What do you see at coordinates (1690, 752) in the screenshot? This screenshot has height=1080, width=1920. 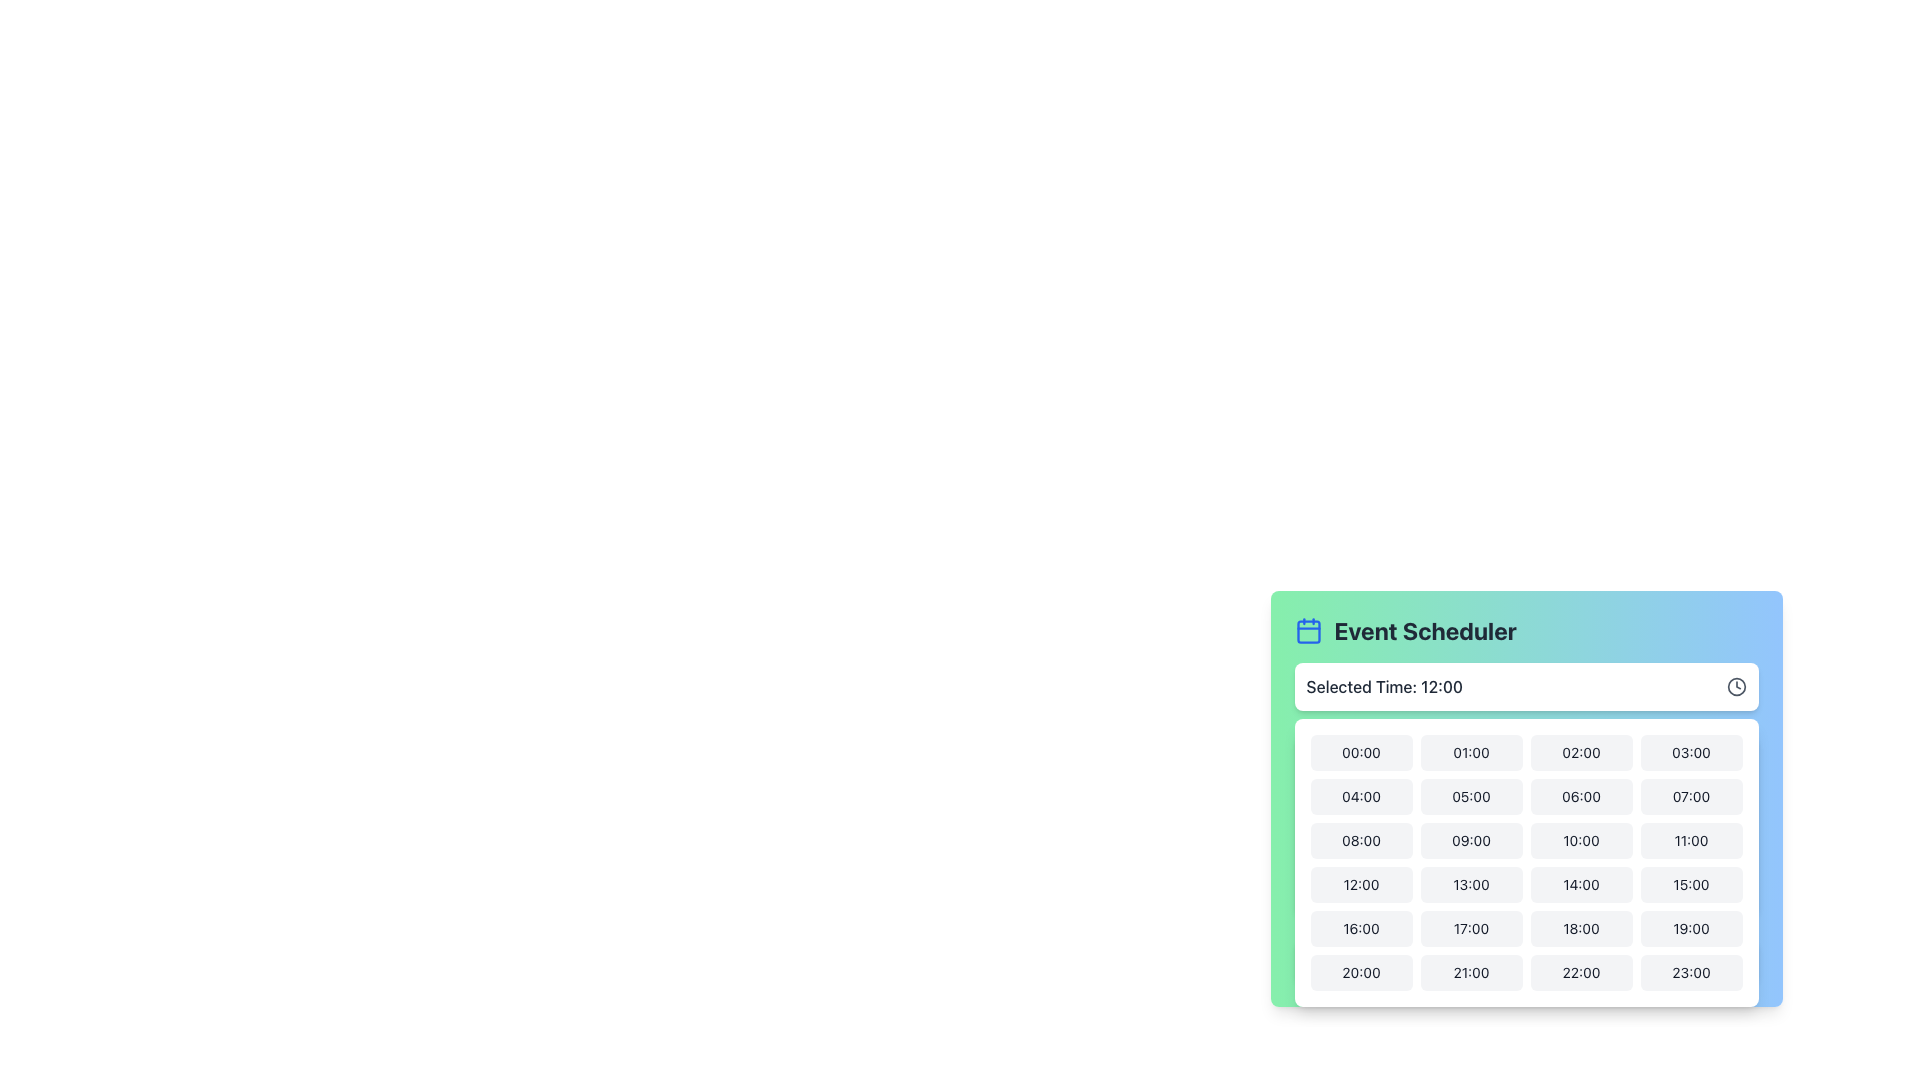 I see `the time-selection button for '03:00' in the Event Scheduler UI to change its background` at bounding box center [1690, 752].